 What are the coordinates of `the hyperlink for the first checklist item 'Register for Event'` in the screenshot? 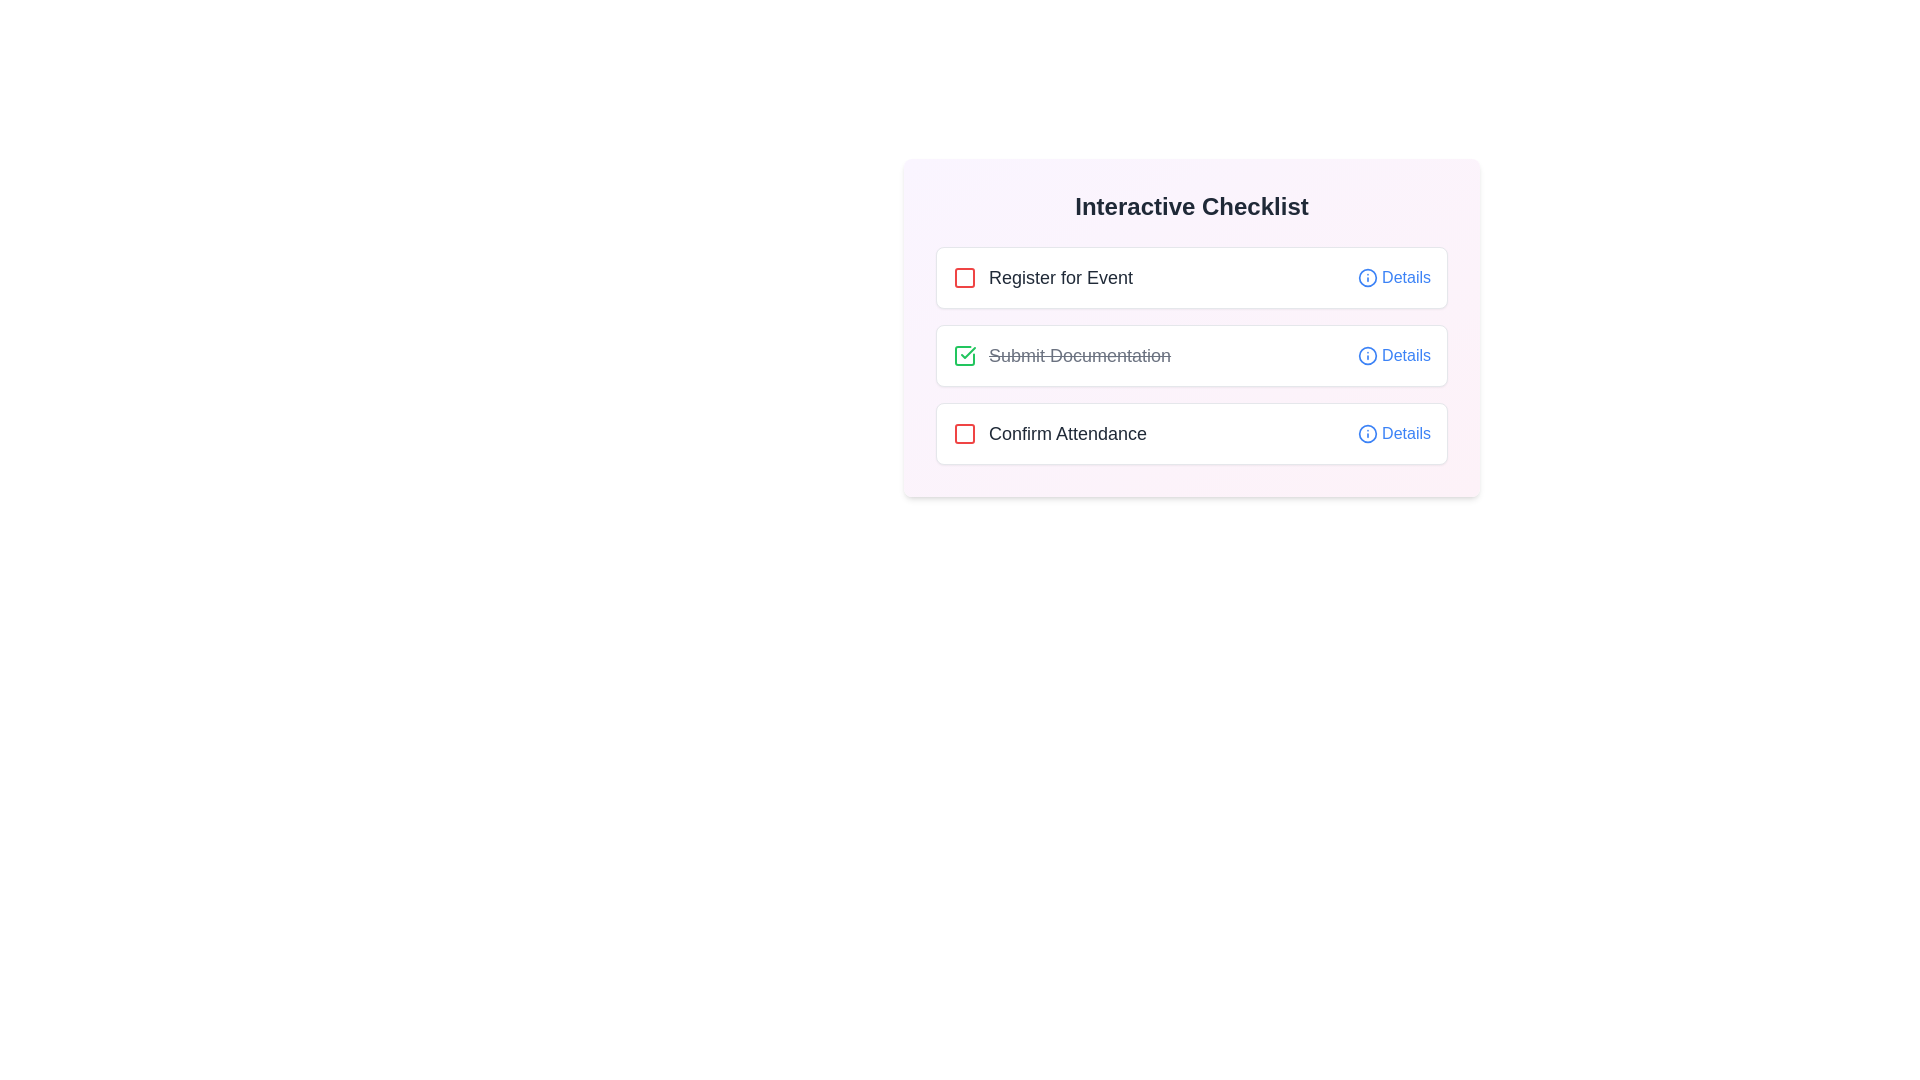 It's located at (1405, 277).